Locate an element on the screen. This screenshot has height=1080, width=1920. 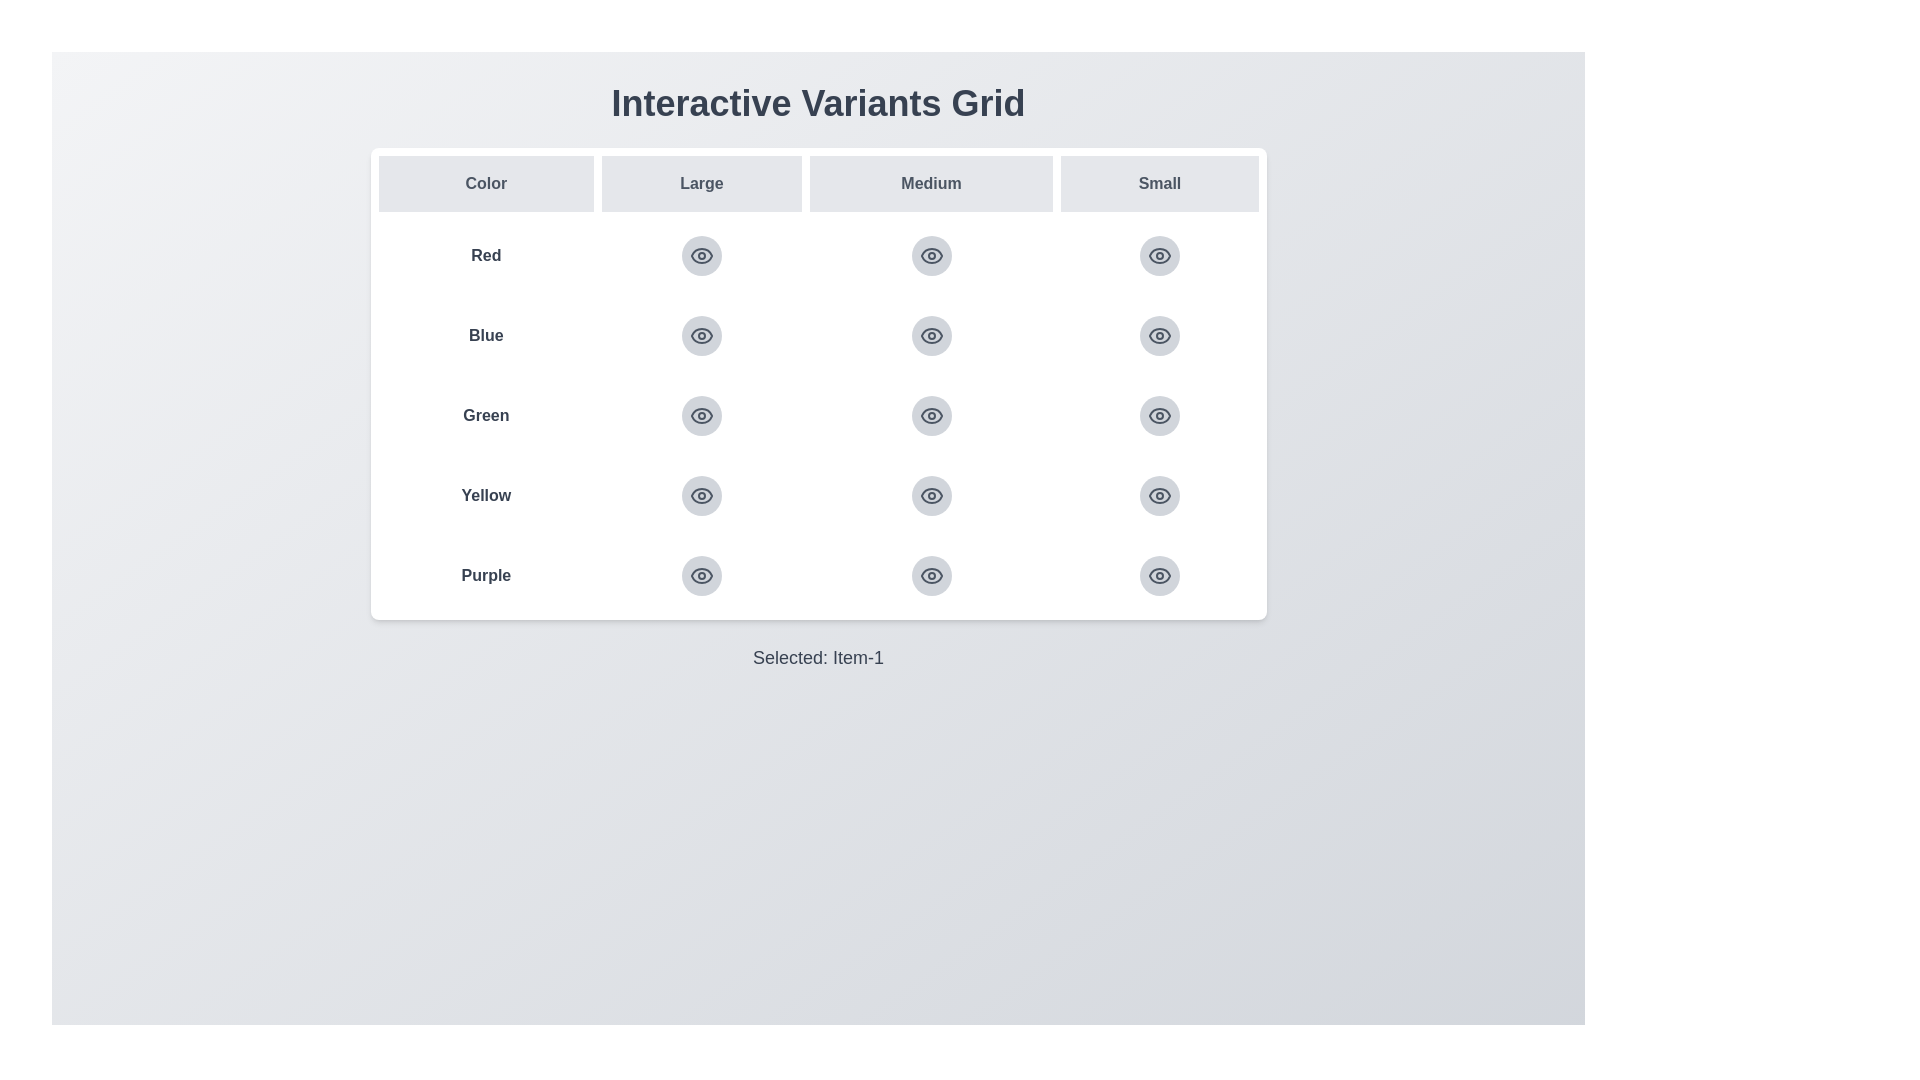
the Icon button located in the second row ('Blue') under the first column ('Large') of the grid is located at coordinates (701, 334).